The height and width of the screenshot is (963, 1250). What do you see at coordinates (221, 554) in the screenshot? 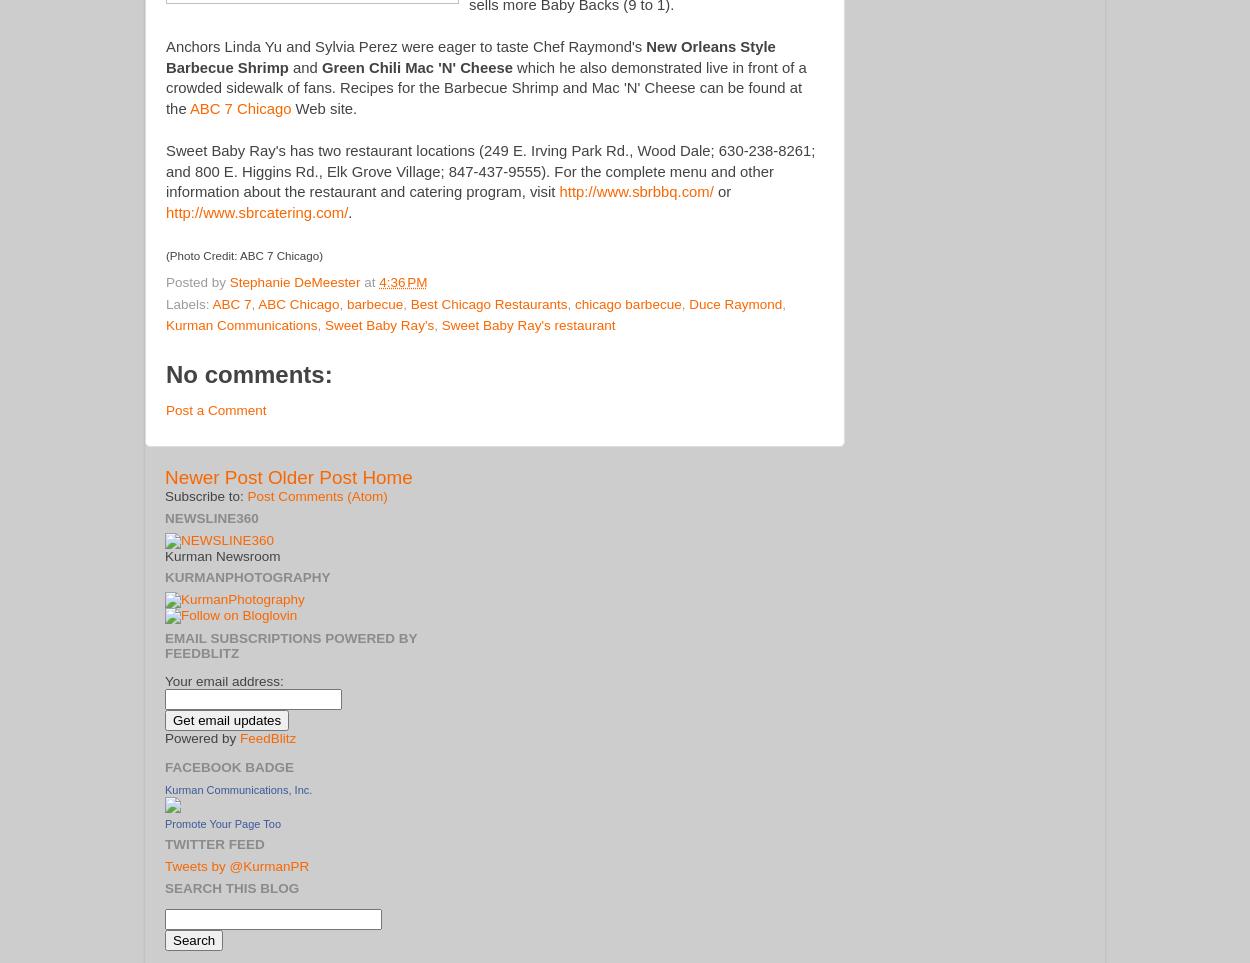
I see `'Kurman Newsroom'` at bounding box center [221, 554].